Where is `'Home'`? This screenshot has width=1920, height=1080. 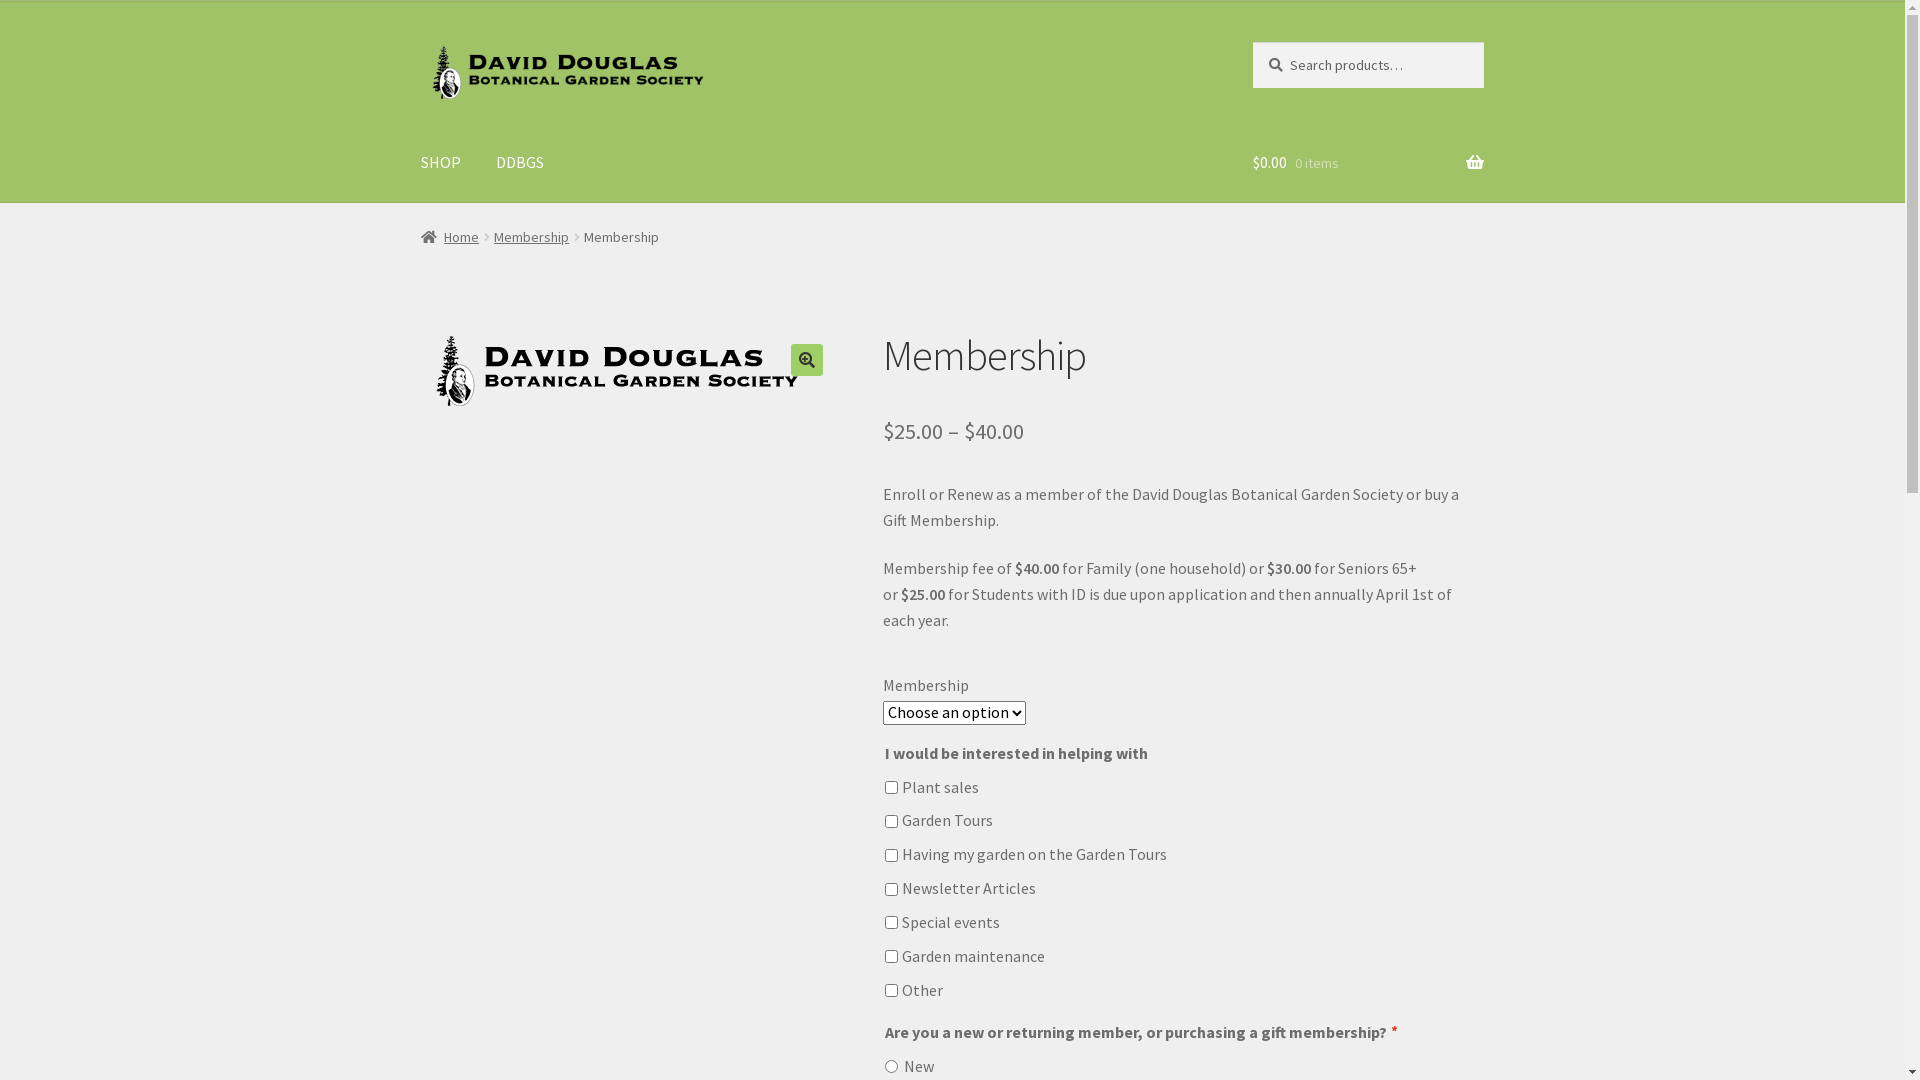
'Home' is located at coordinates (420, 235).